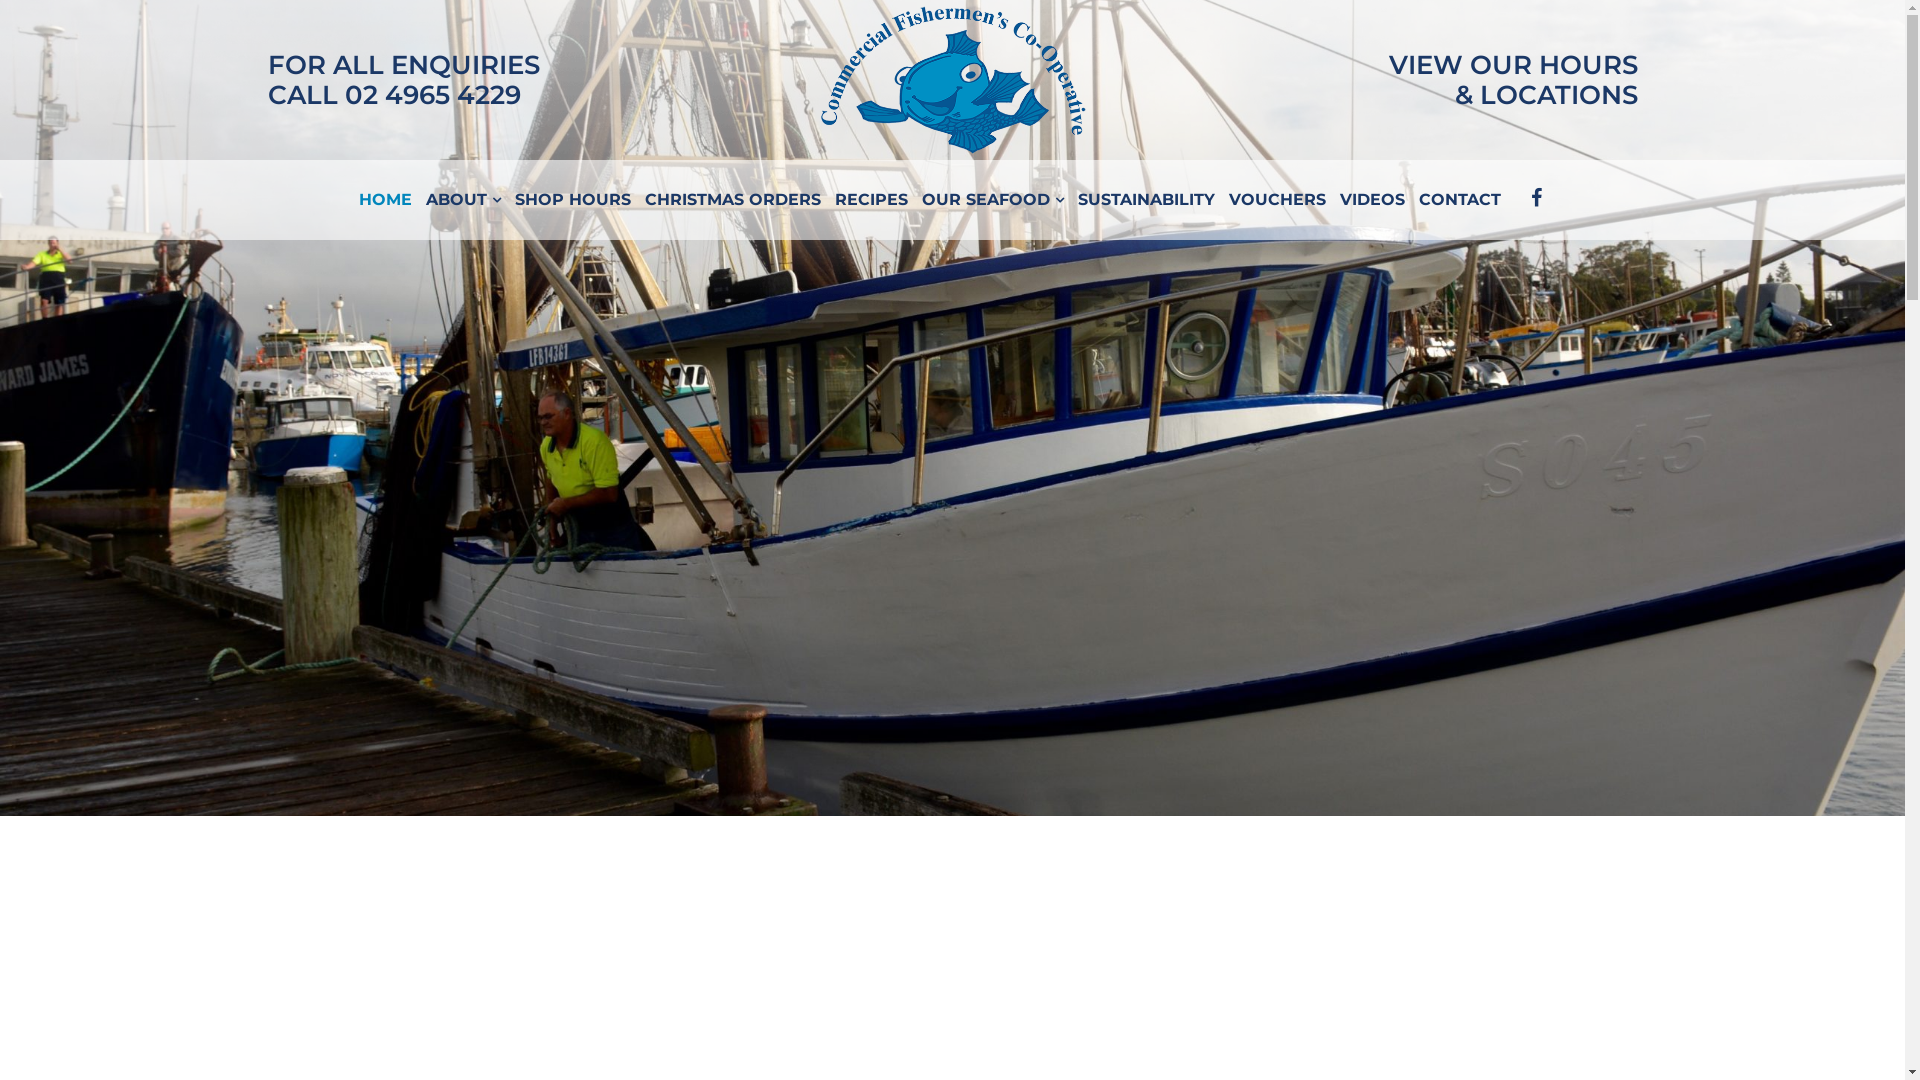 Image resolution: width=1920 pixels, height=1080 pixels. I want to click on 'CHRISTMAS ORDERS', so click(732, 200).